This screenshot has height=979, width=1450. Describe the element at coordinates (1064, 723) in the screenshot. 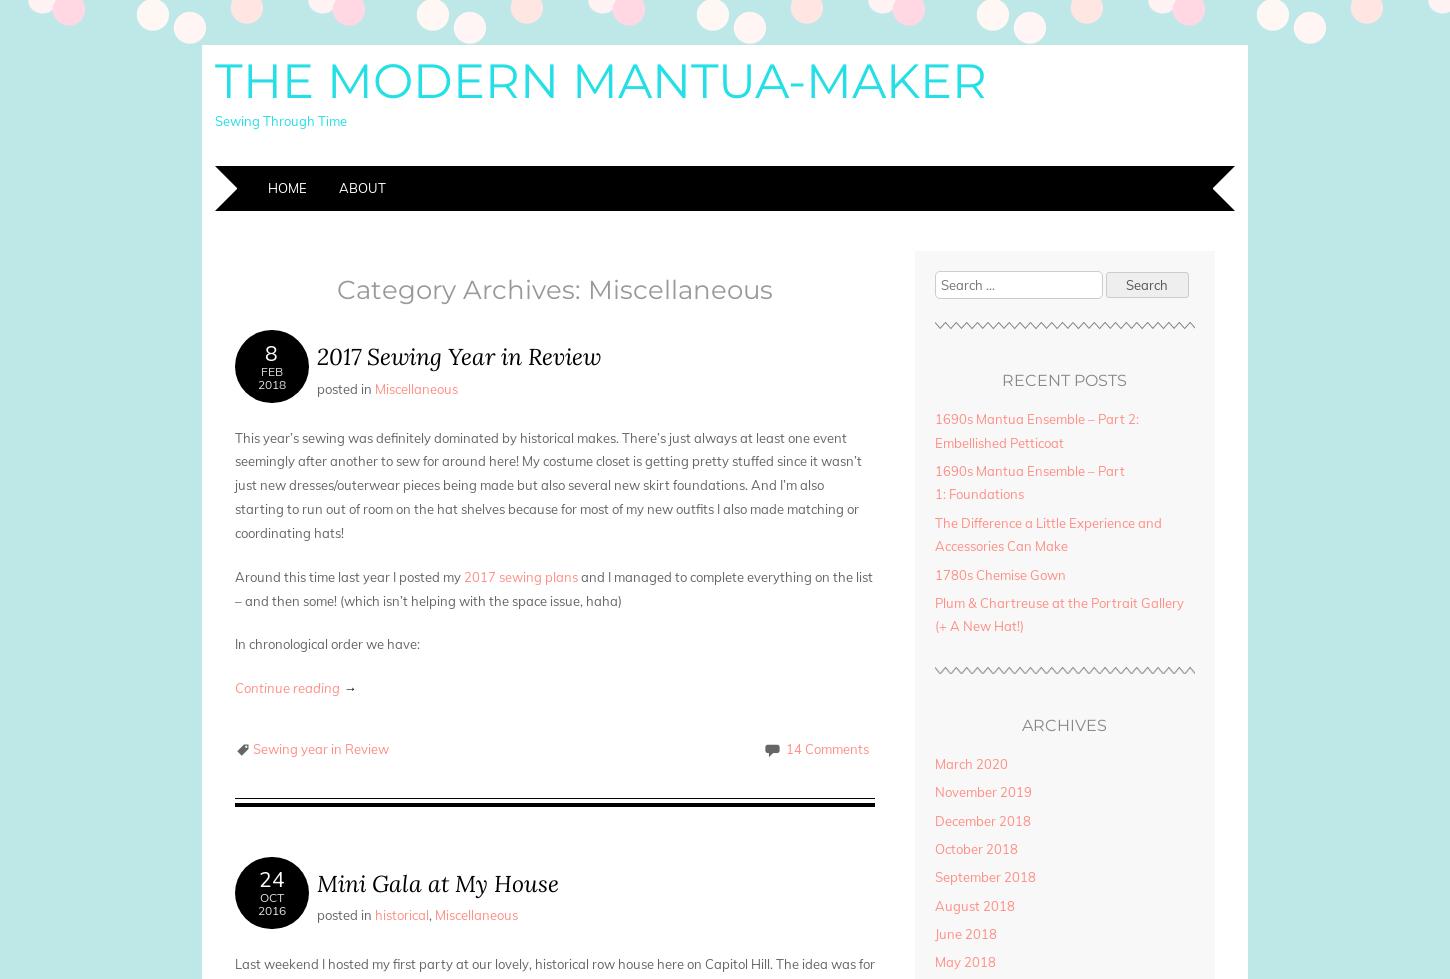

I see `'Archives'` at that location.